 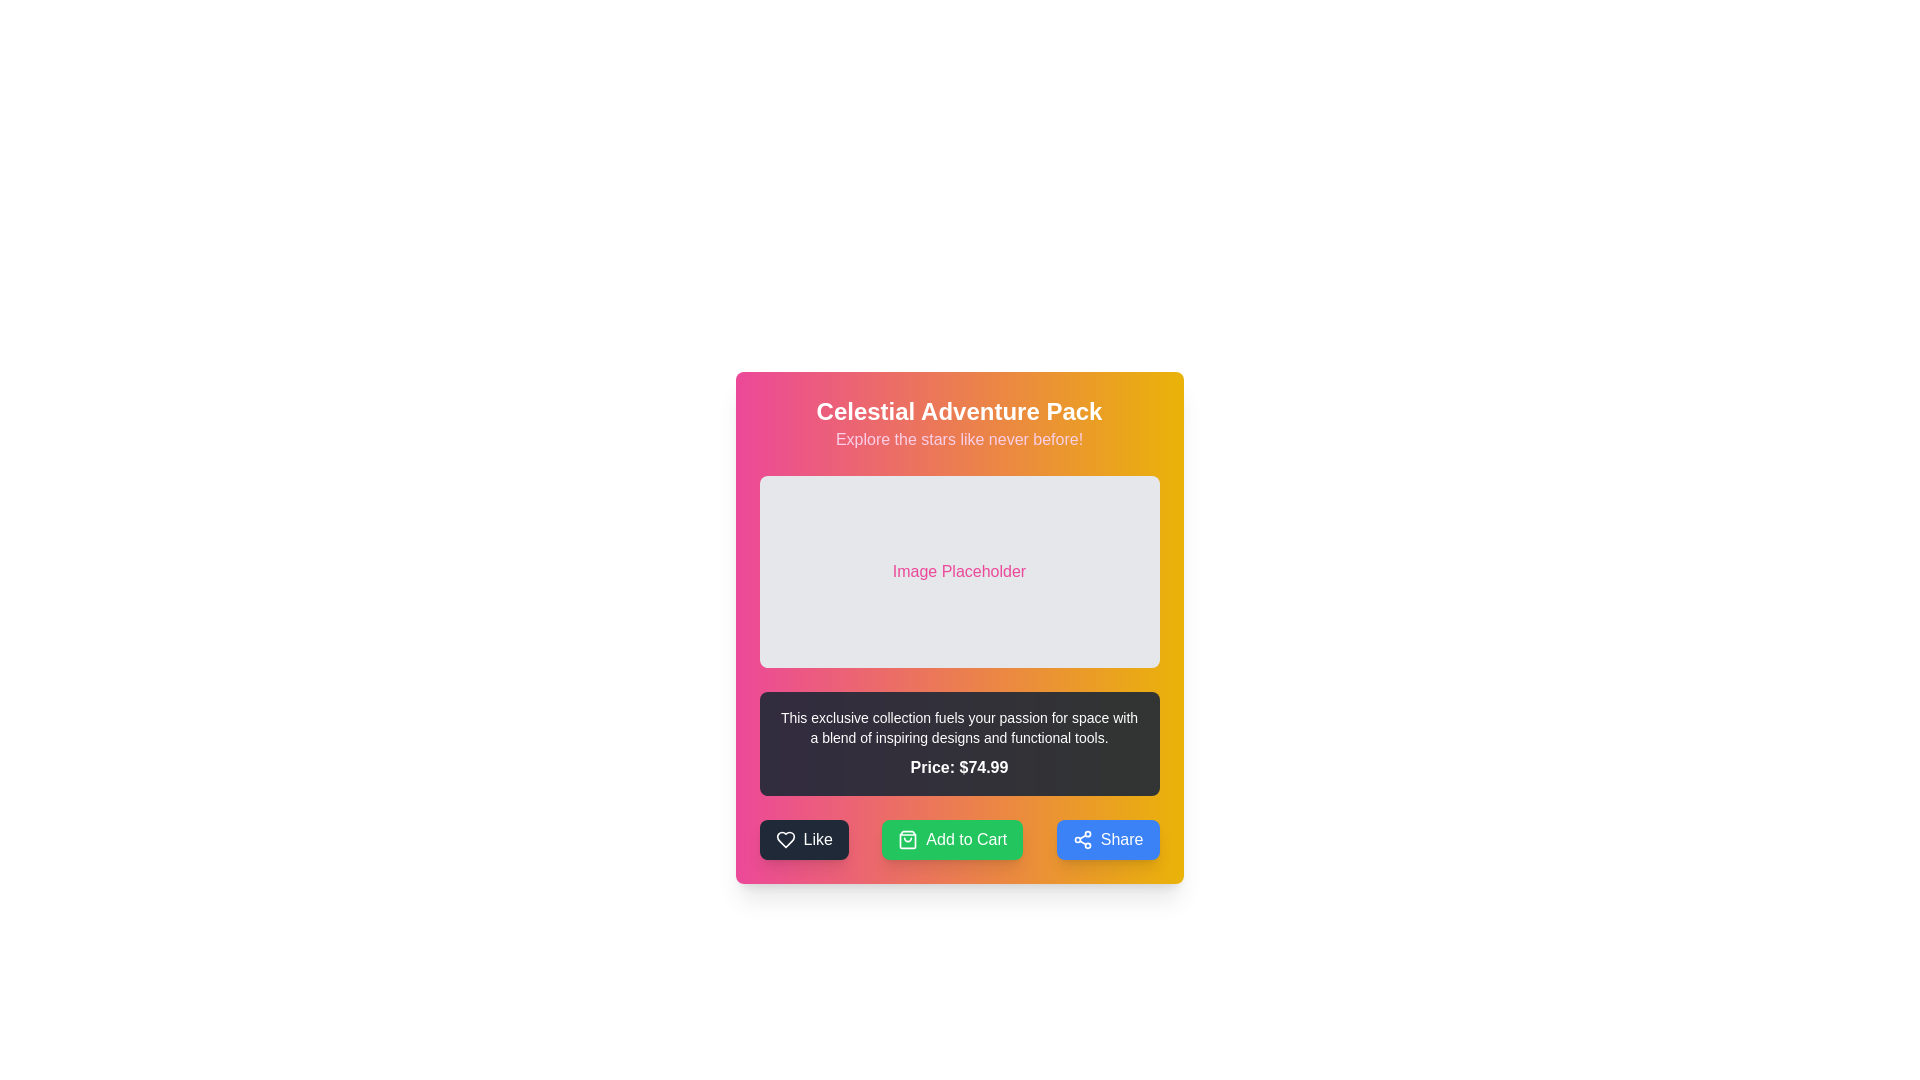 I want to click on the text label displaying 'Price: $74.99', which is a bold white font on a dark background, located at the bottom-center of the product details card, so click(x=958, y=766).